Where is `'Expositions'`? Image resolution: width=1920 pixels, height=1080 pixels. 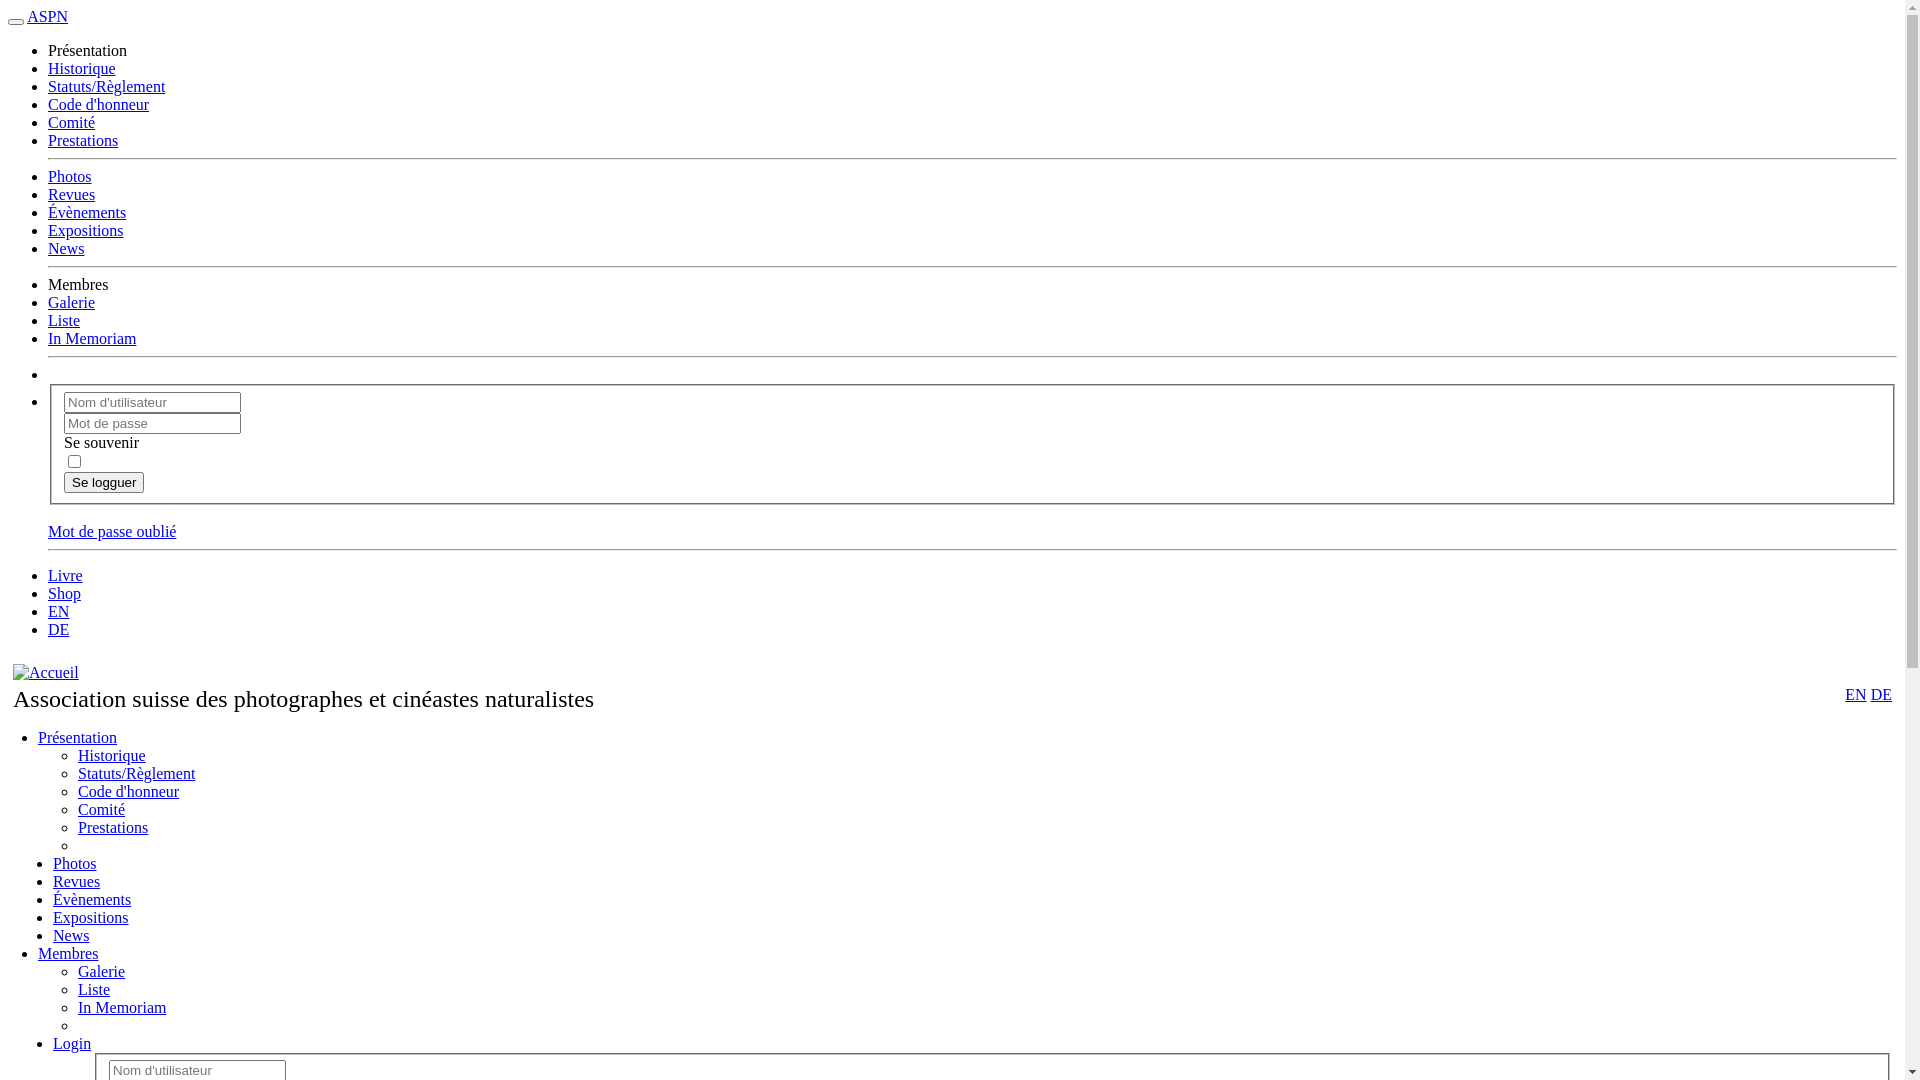 'Expositions' is located at coordinates (52, 917).